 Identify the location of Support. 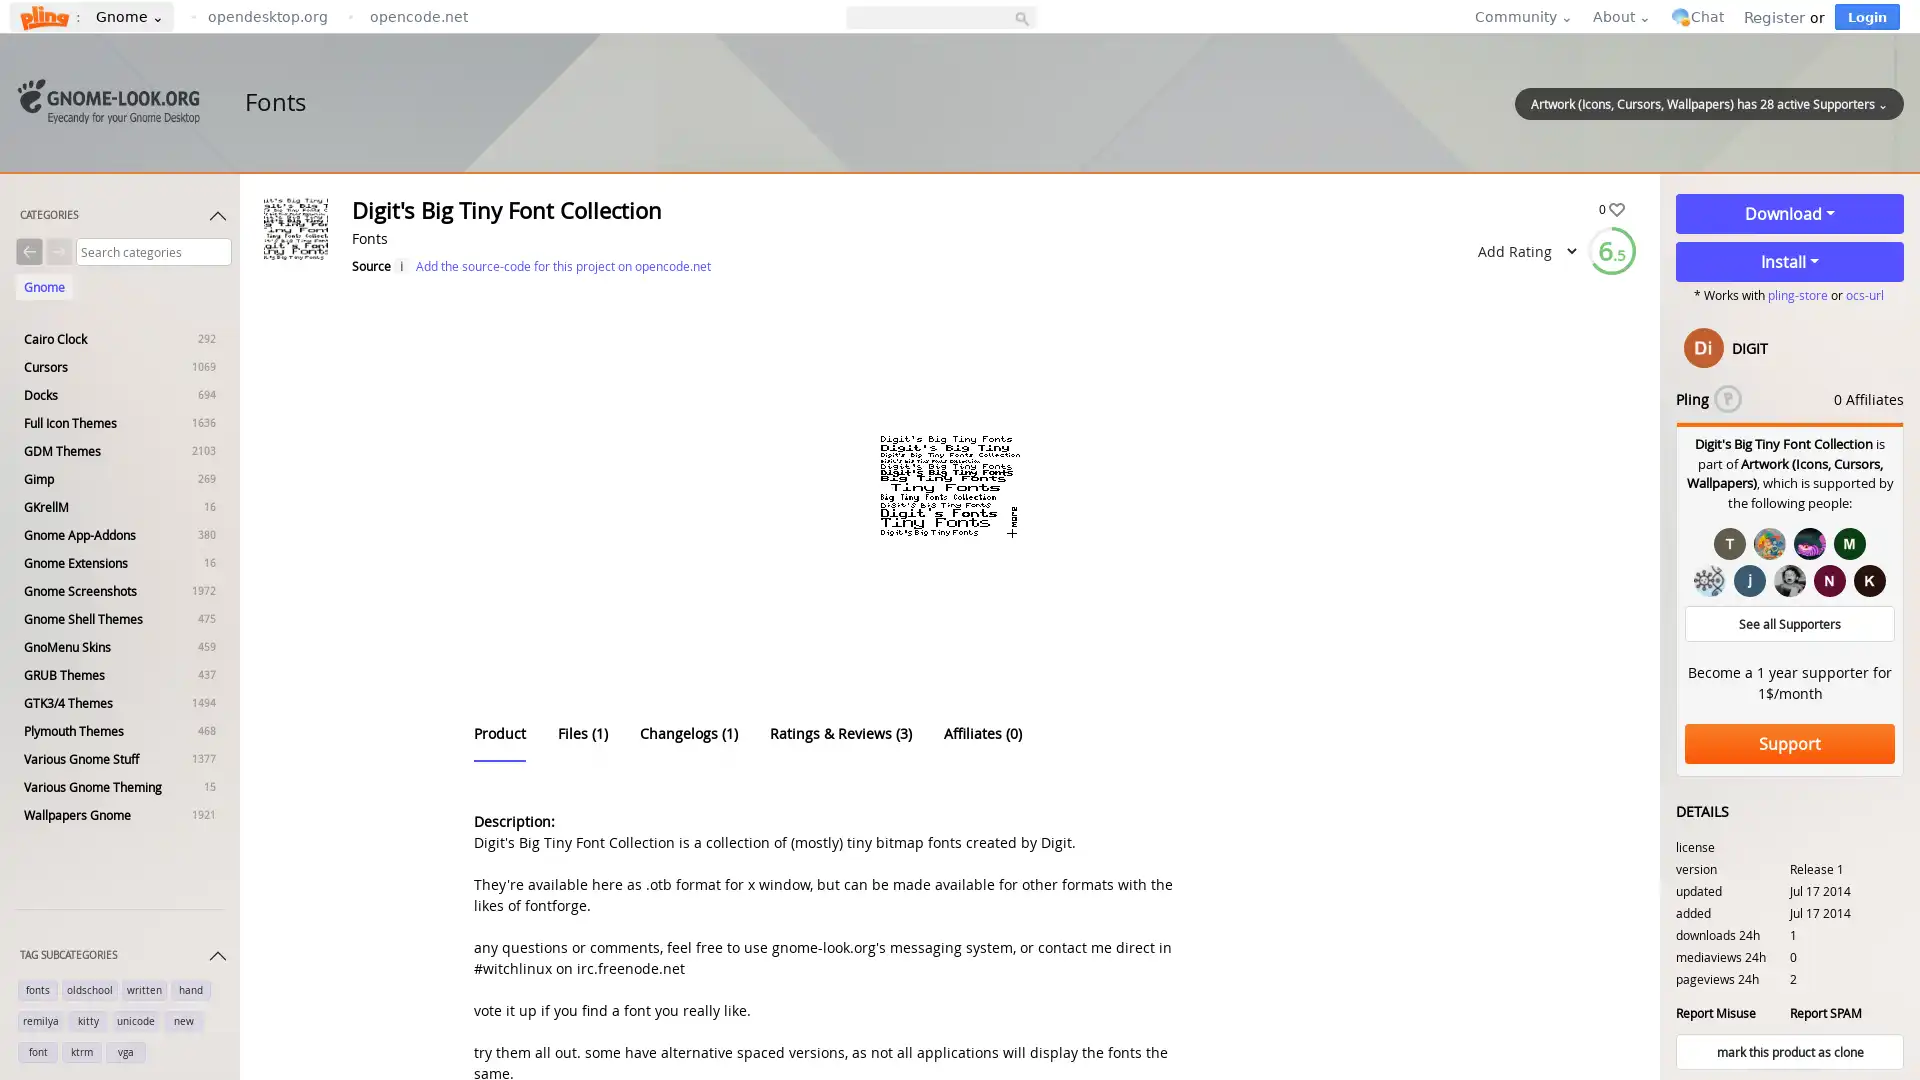
(1790, 744).